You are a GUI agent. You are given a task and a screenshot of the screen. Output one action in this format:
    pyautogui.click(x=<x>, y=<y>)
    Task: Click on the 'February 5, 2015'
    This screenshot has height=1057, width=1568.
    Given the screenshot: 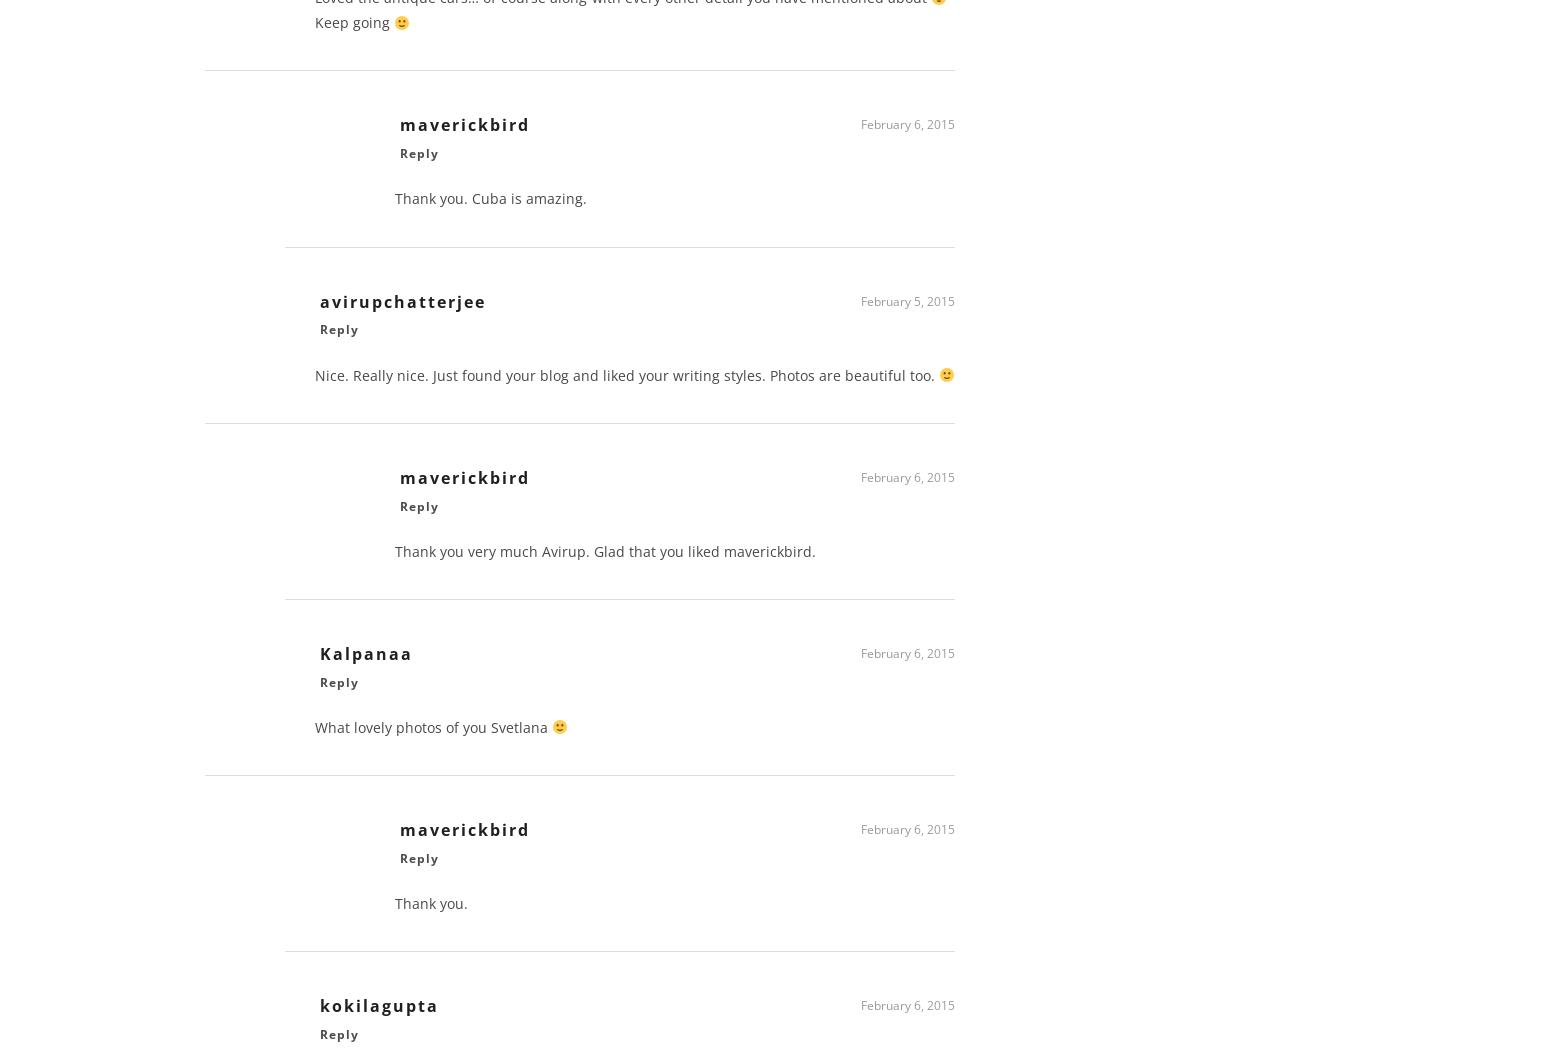 What is the action you would take?
    pyautogui.click(x=908, y=308)
    